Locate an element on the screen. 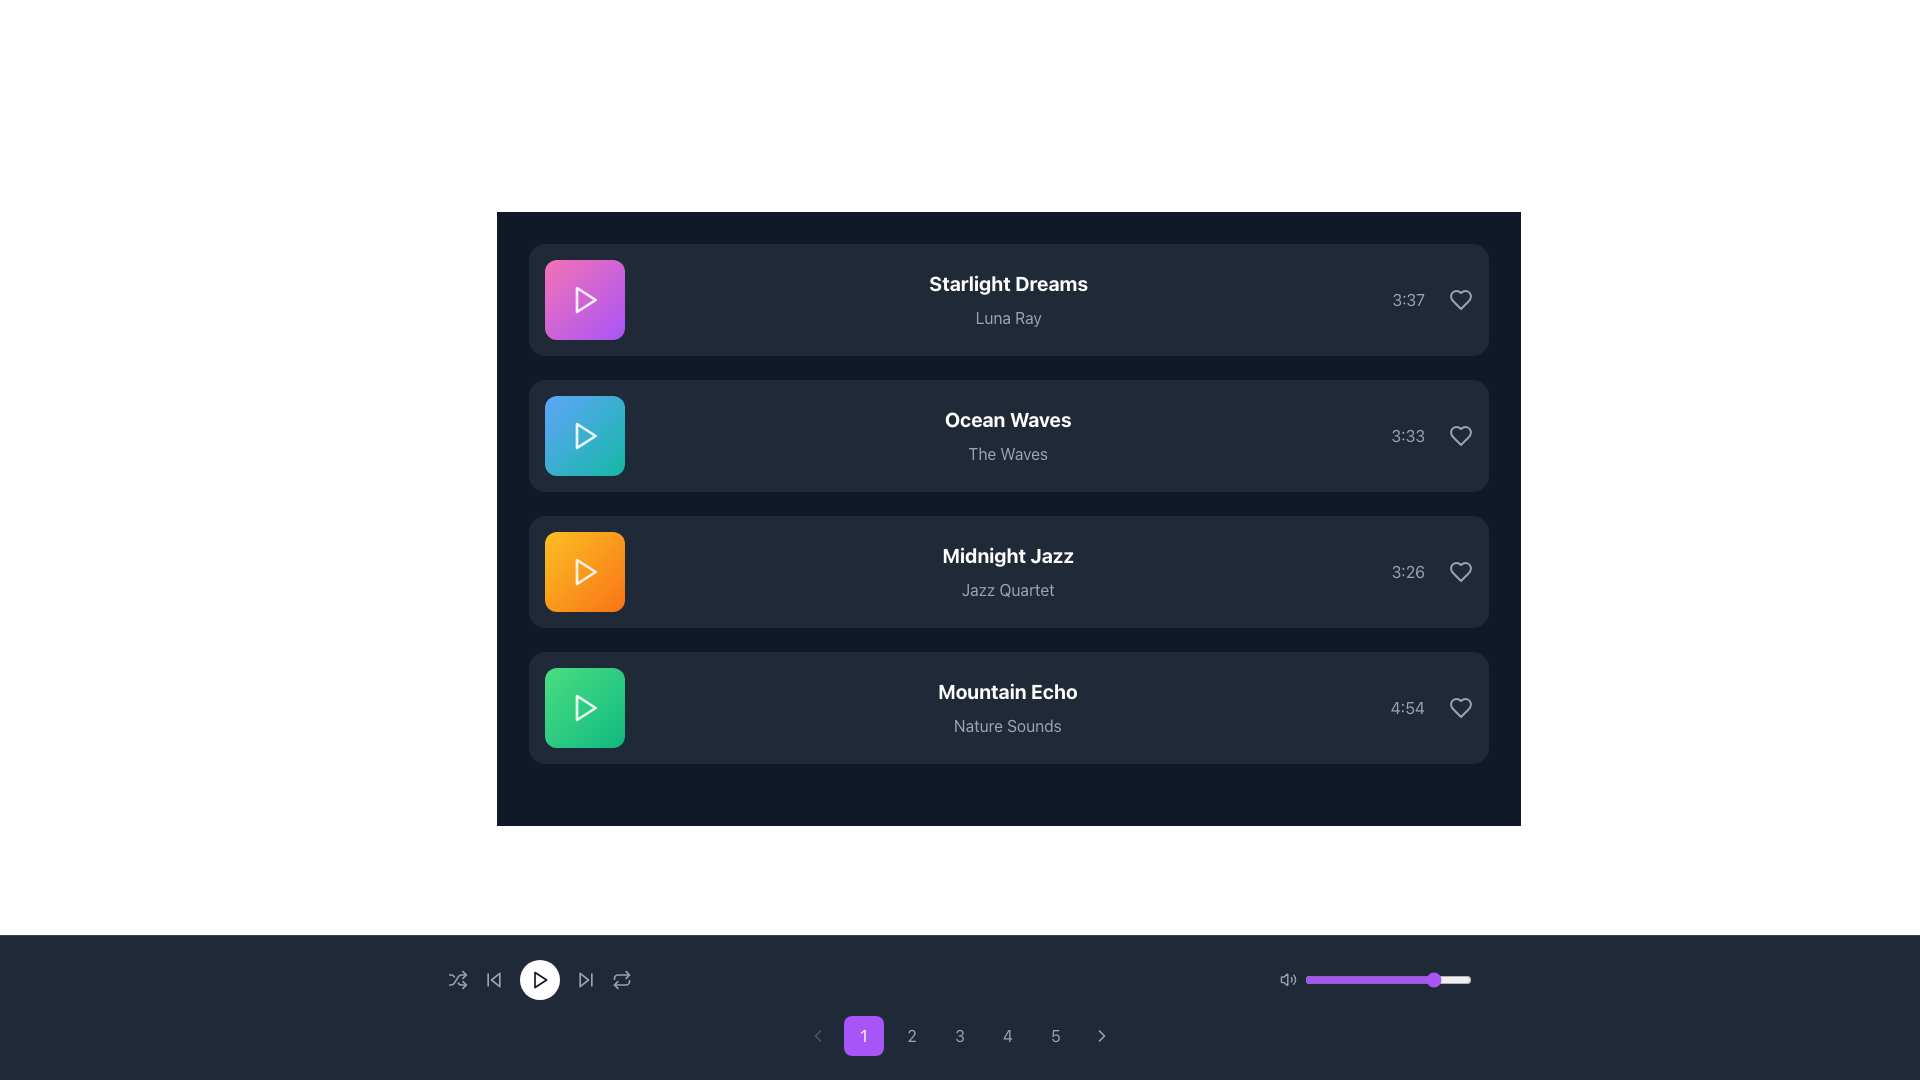 The height and width of the screenshot is (1080, 1920). the fifth button in the bottom navigation bar to change its appearance is located at coordinates (1055, 1035).